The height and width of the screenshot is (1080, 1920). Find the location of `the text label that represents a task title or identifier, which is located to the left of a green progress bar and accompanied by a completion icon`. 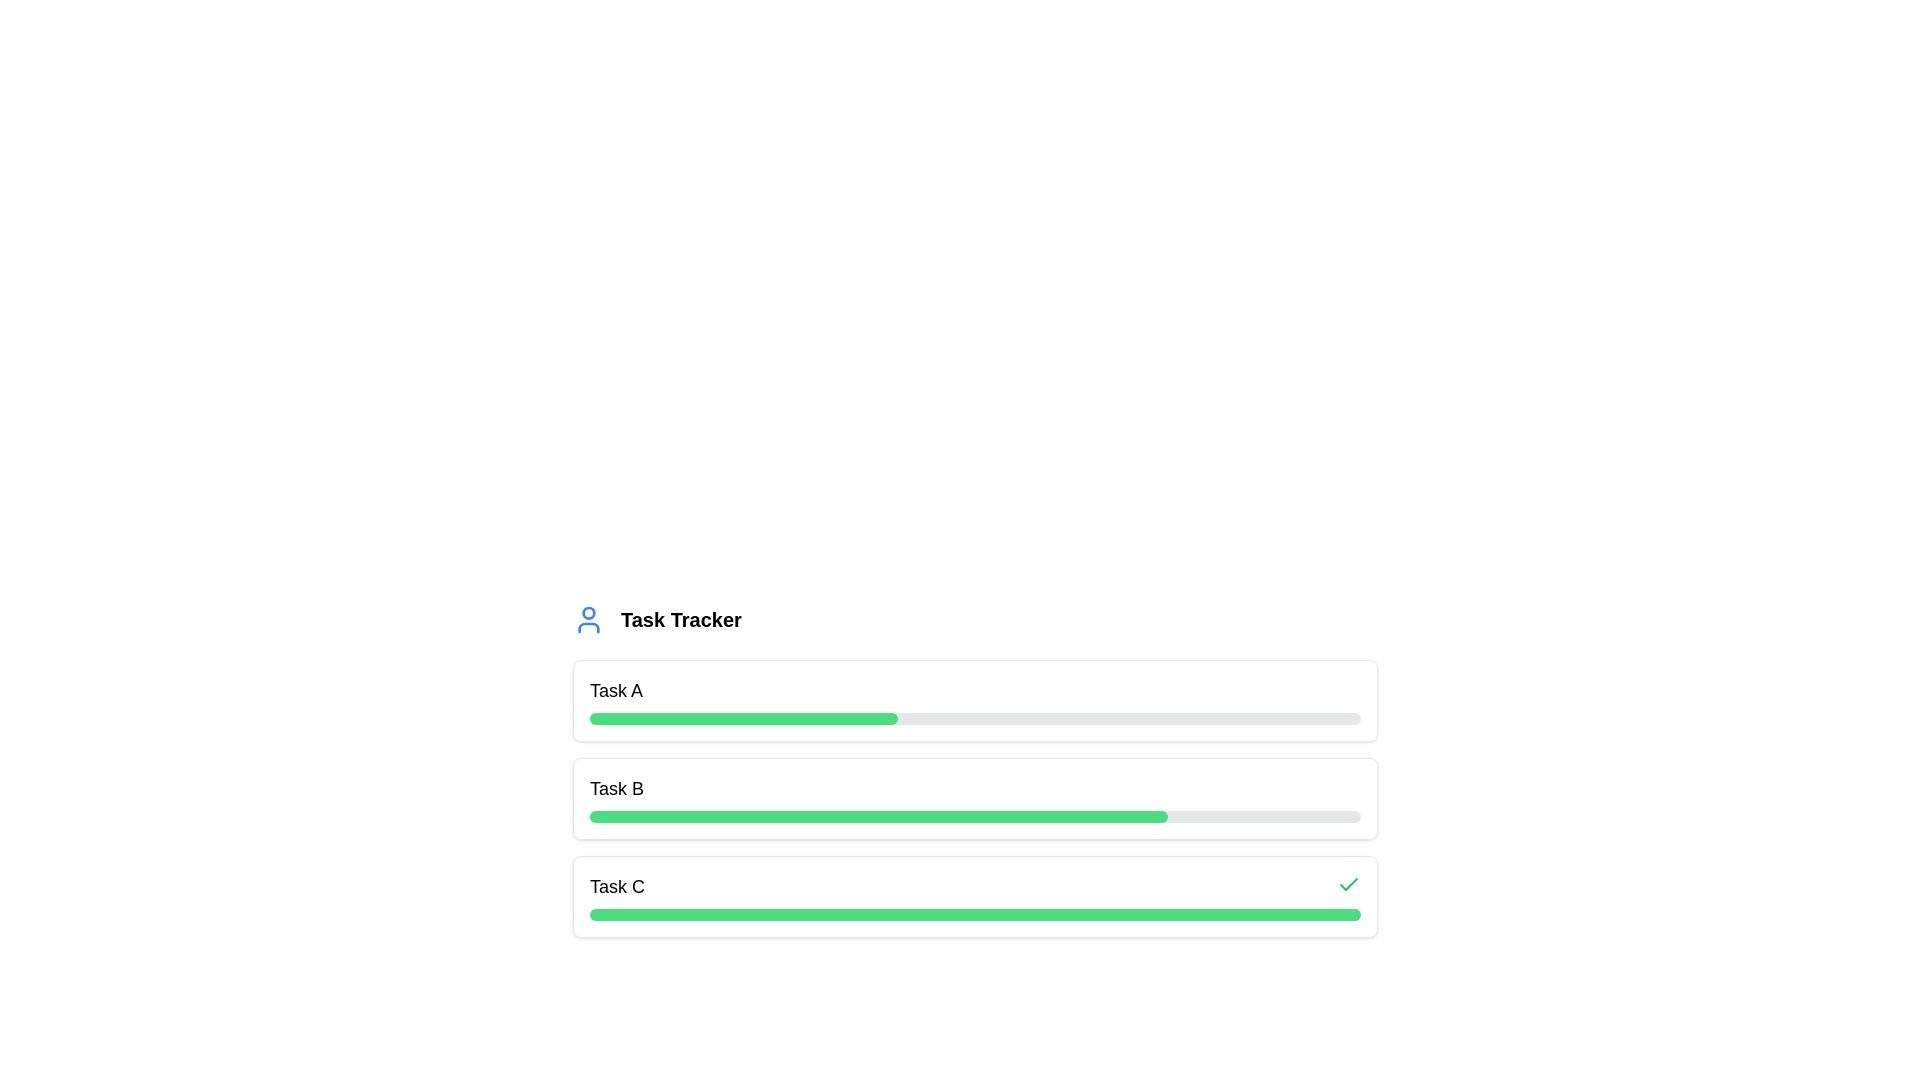

the text label that represents a task title or identifier, which is located to the left of a green progress bar and accompanied by a completion icon is located at coordinates (616, 886).